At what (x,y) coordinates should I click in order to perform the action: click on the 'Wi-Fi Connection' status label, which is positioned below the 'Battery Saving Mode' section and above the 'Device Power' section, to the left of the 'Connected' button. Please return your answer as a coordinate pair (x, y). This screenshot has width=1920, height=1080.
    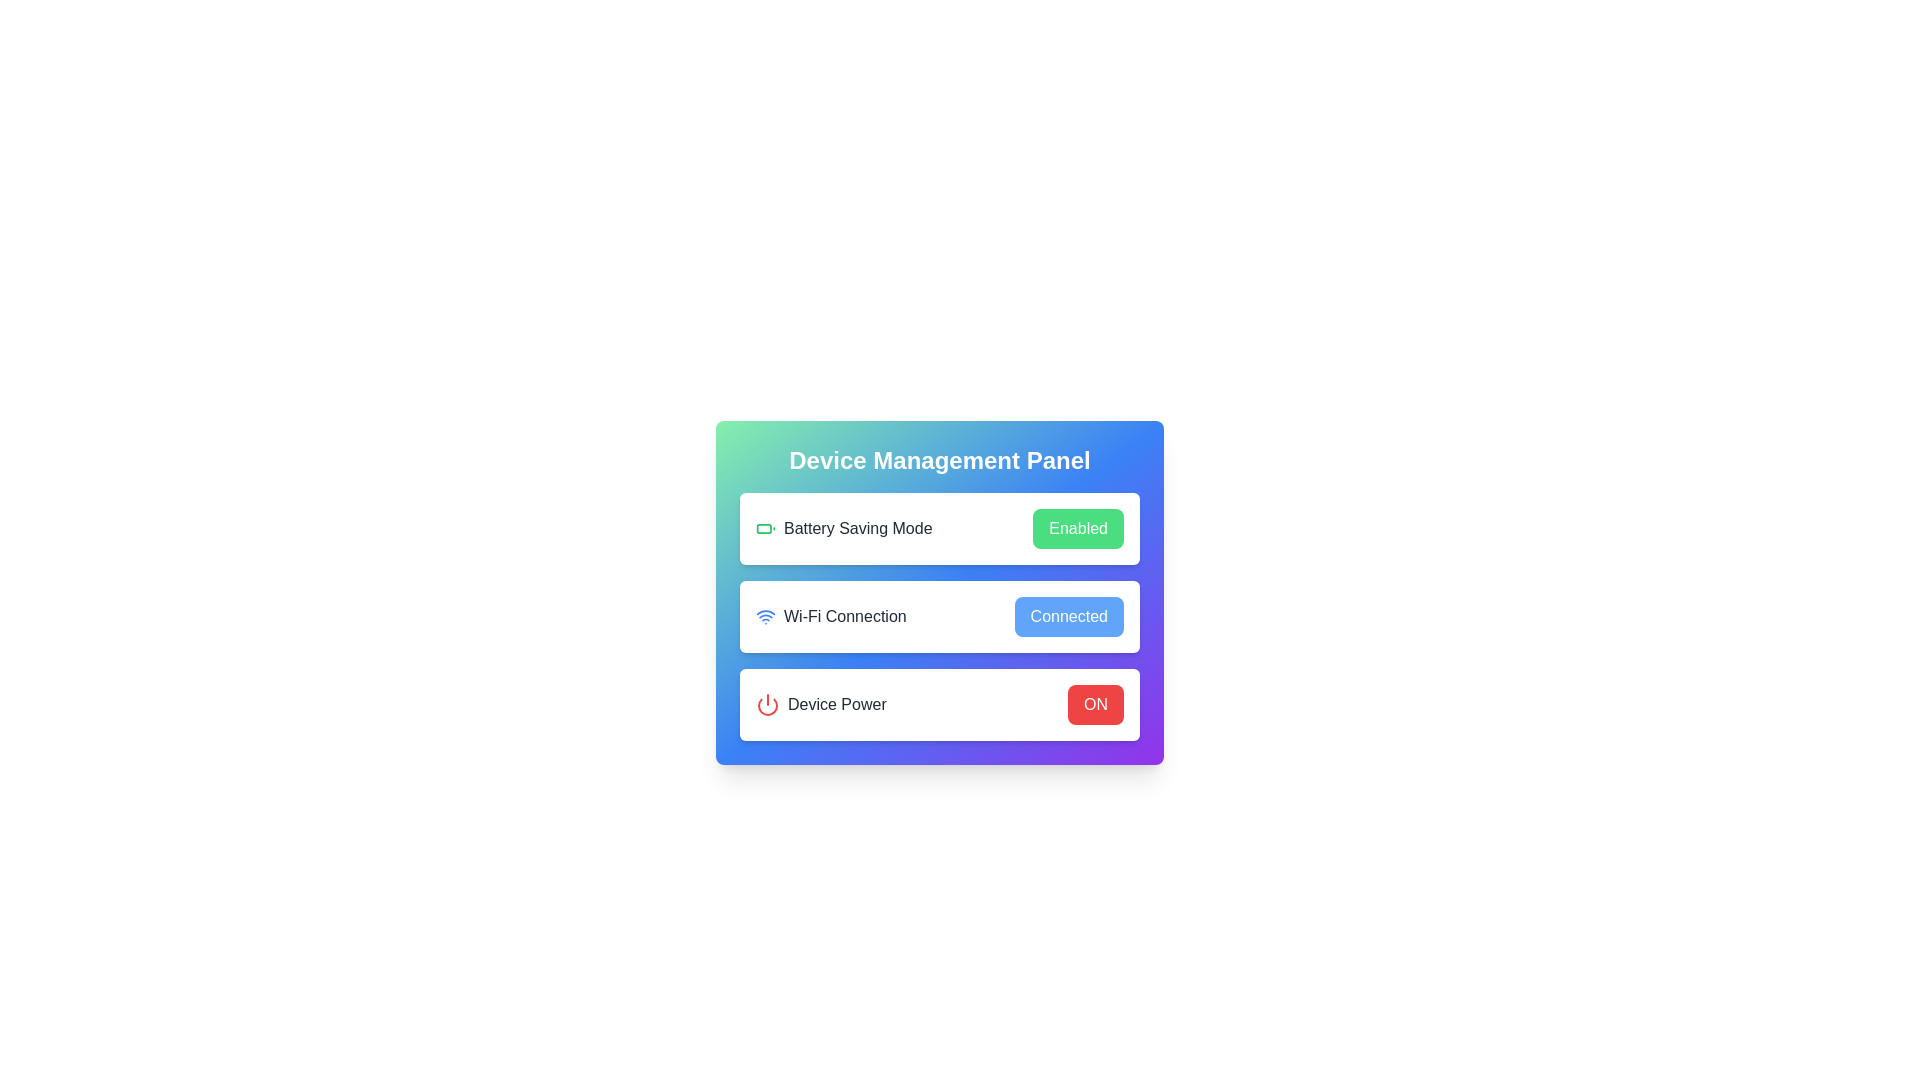
    Looking at the image, I should click on (831, 616).